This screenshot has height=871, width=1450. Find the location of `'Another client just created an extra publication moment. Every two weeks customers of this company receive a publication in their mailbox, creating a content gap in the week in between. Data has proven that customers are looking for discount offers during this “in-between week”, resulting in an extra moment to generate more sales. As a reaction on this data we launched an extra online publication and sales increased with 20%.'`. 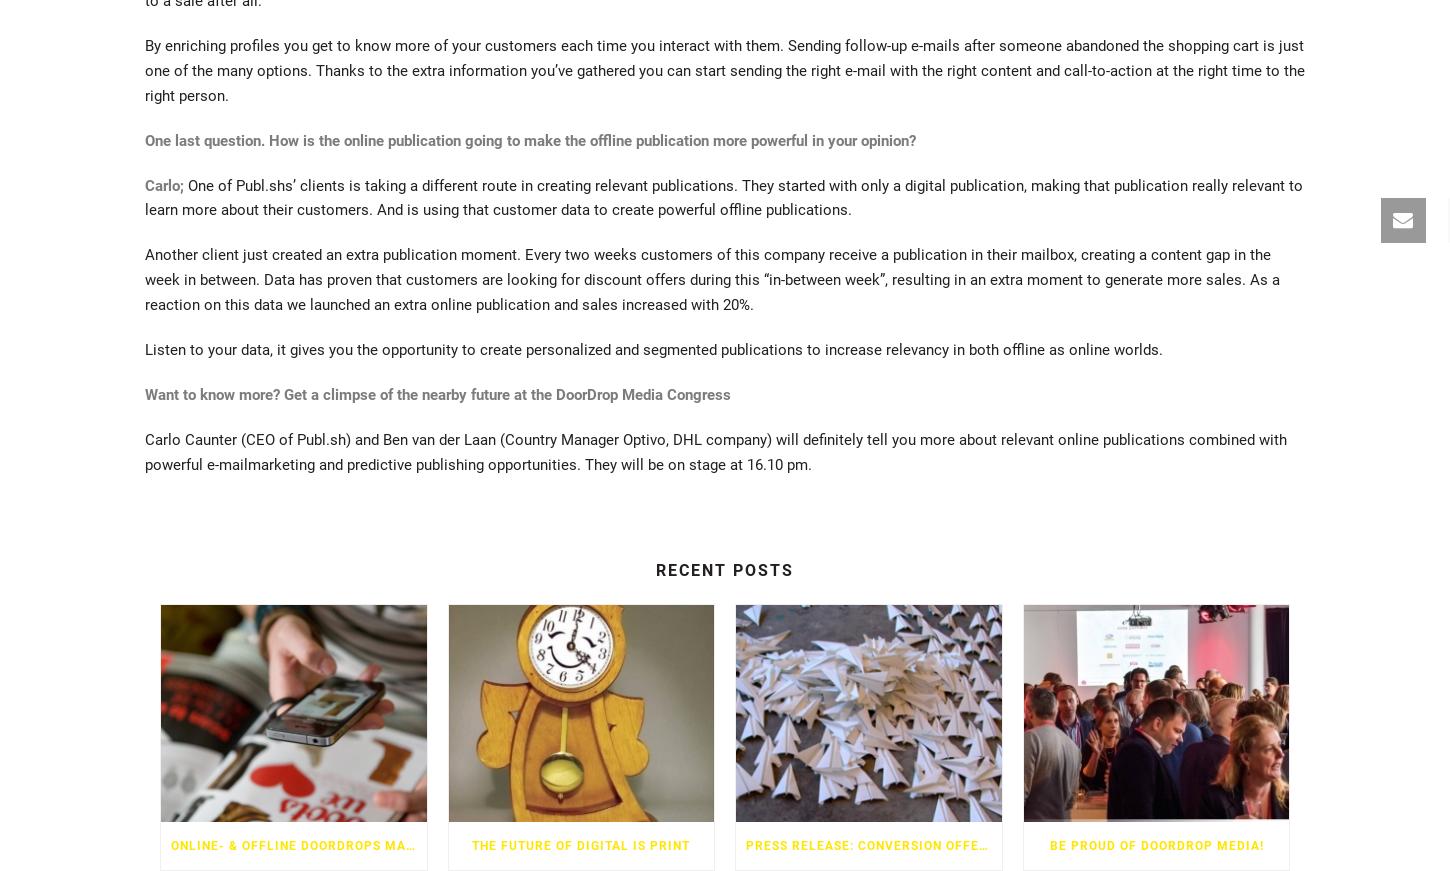

'Another client just created an extra publication moment. Every two weeks customers of this company receive a publication in their mailbox, creating a content gap in the week in between. Data has proven that customers are looking for discount offers during this “in-between week”, resulting in an extra moment to generate more sales. As a reaction on this data we launched an extra online publication and sales increased with 20%.' is located at coordinates (711, 280).